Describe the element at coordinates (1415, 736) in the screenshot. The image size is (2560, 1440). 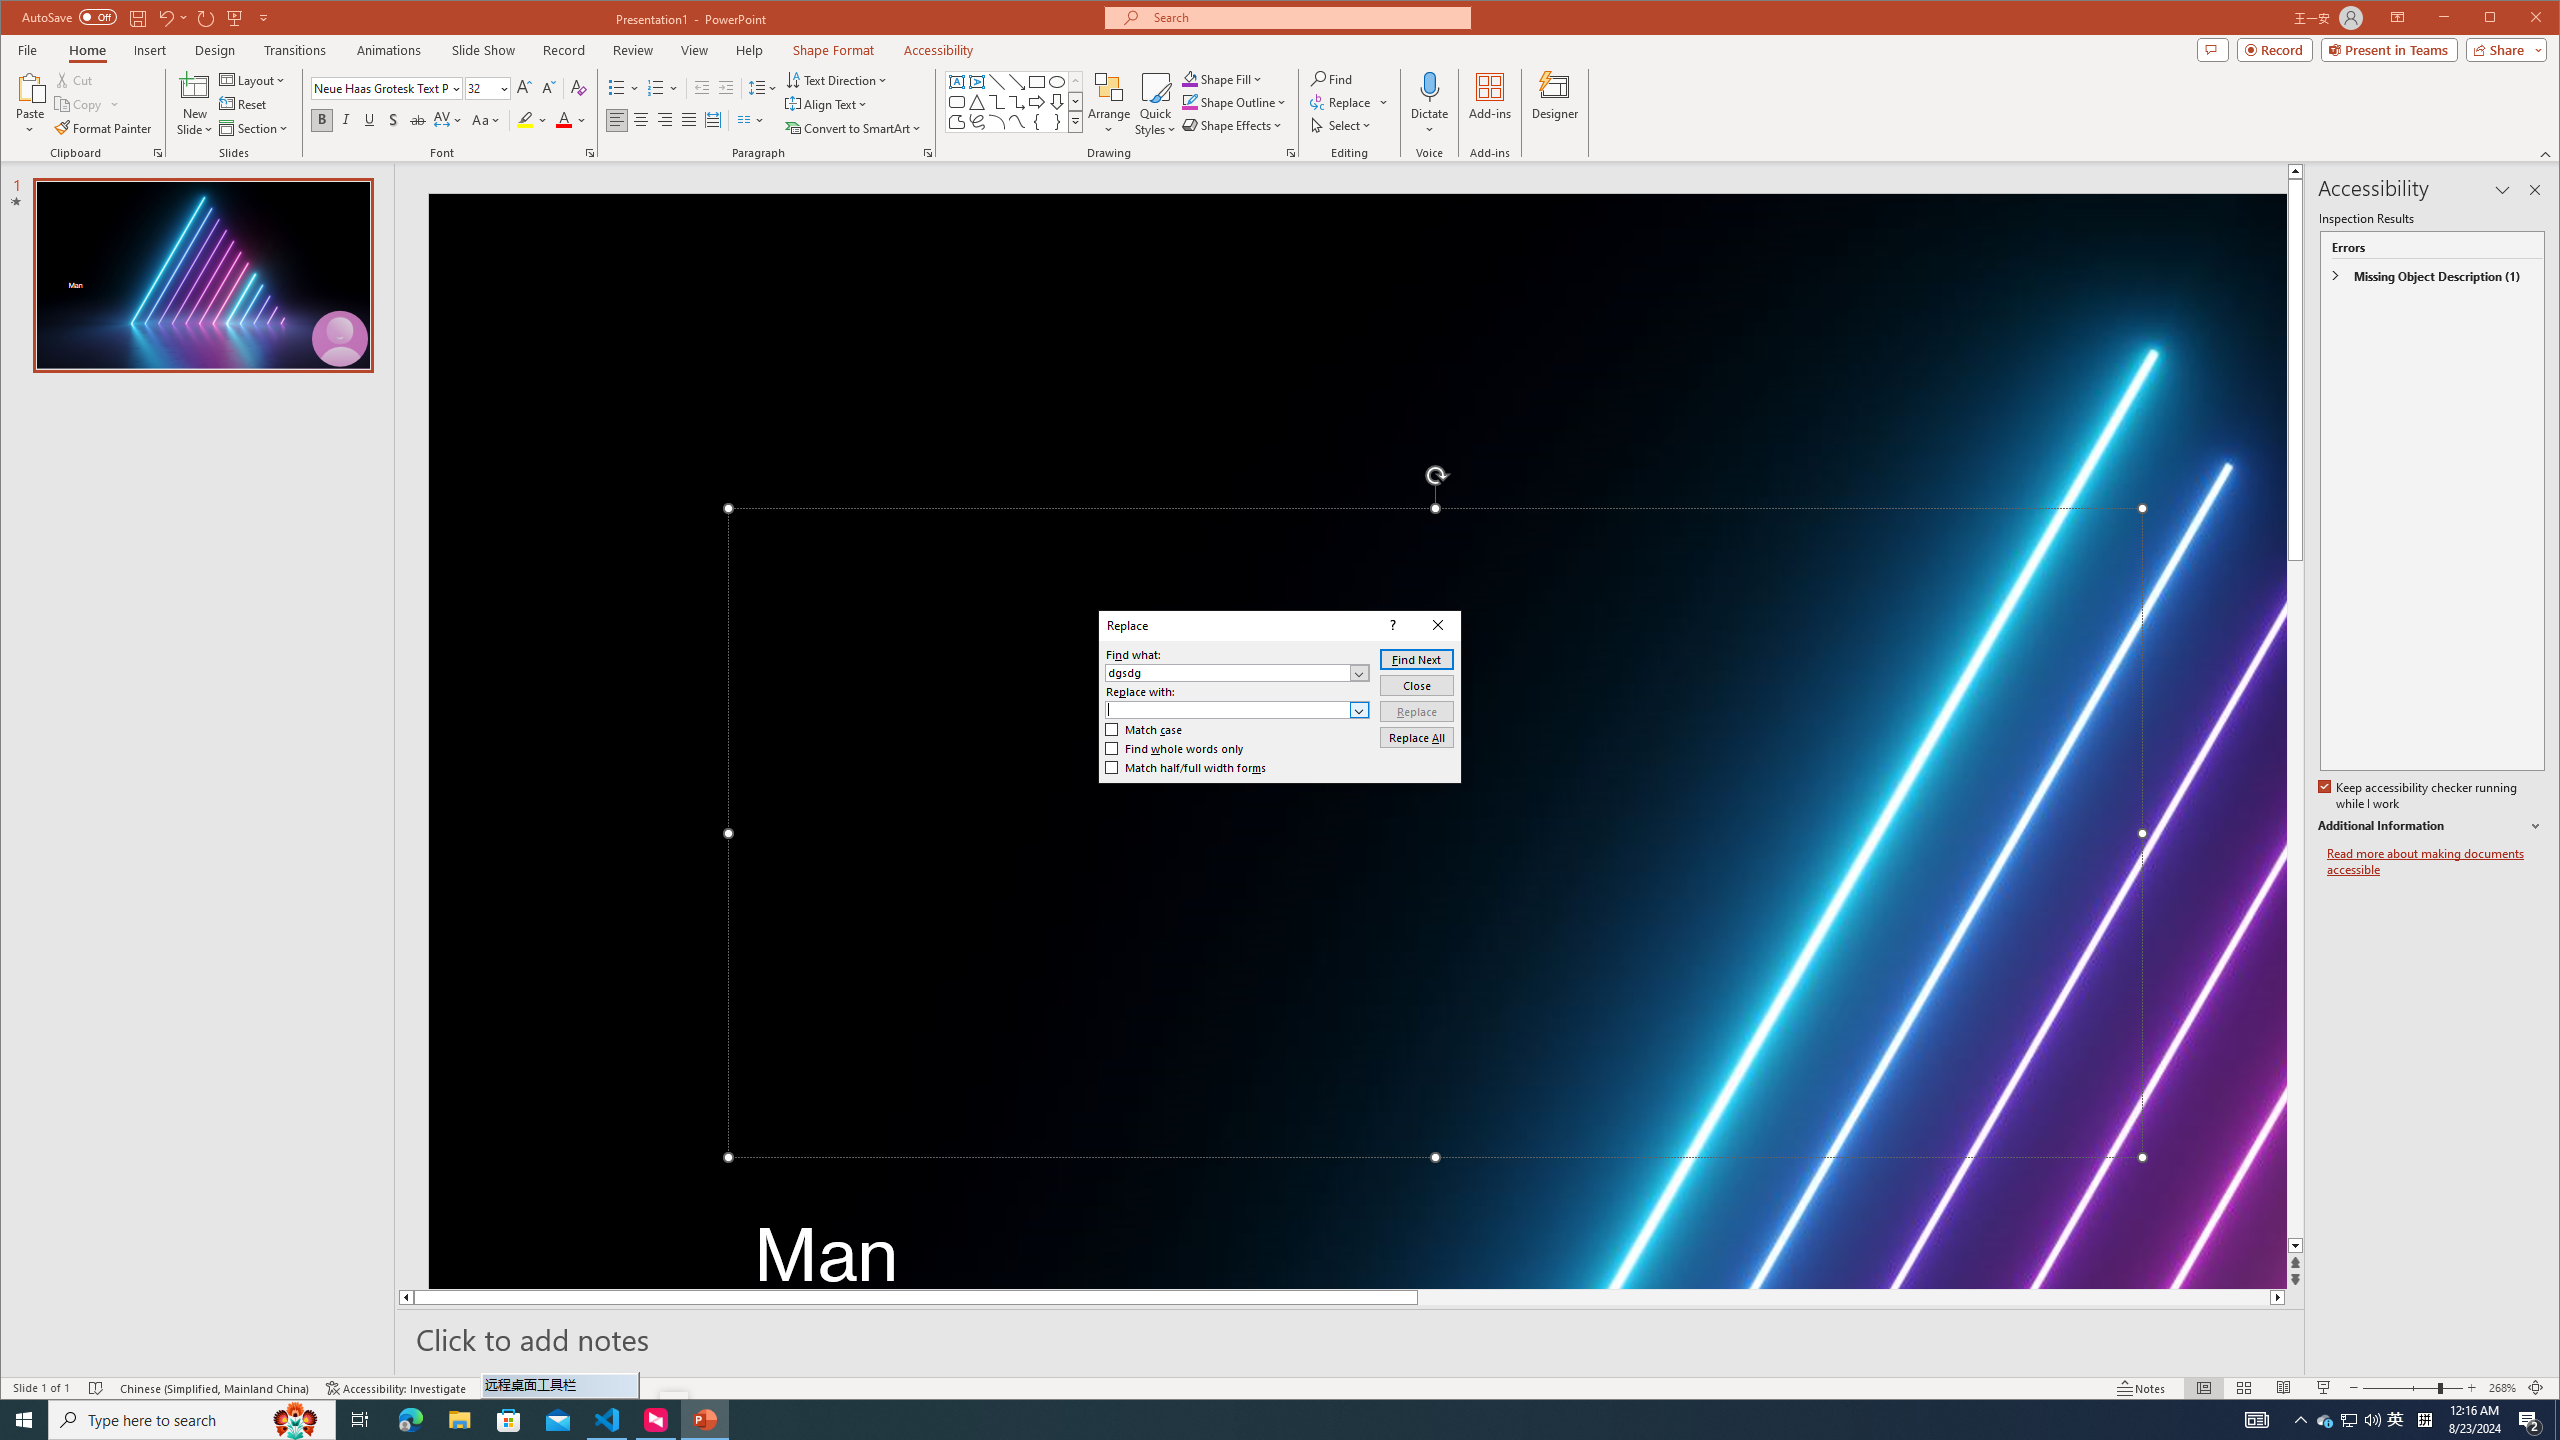
I see `'Replace All'` at that location.